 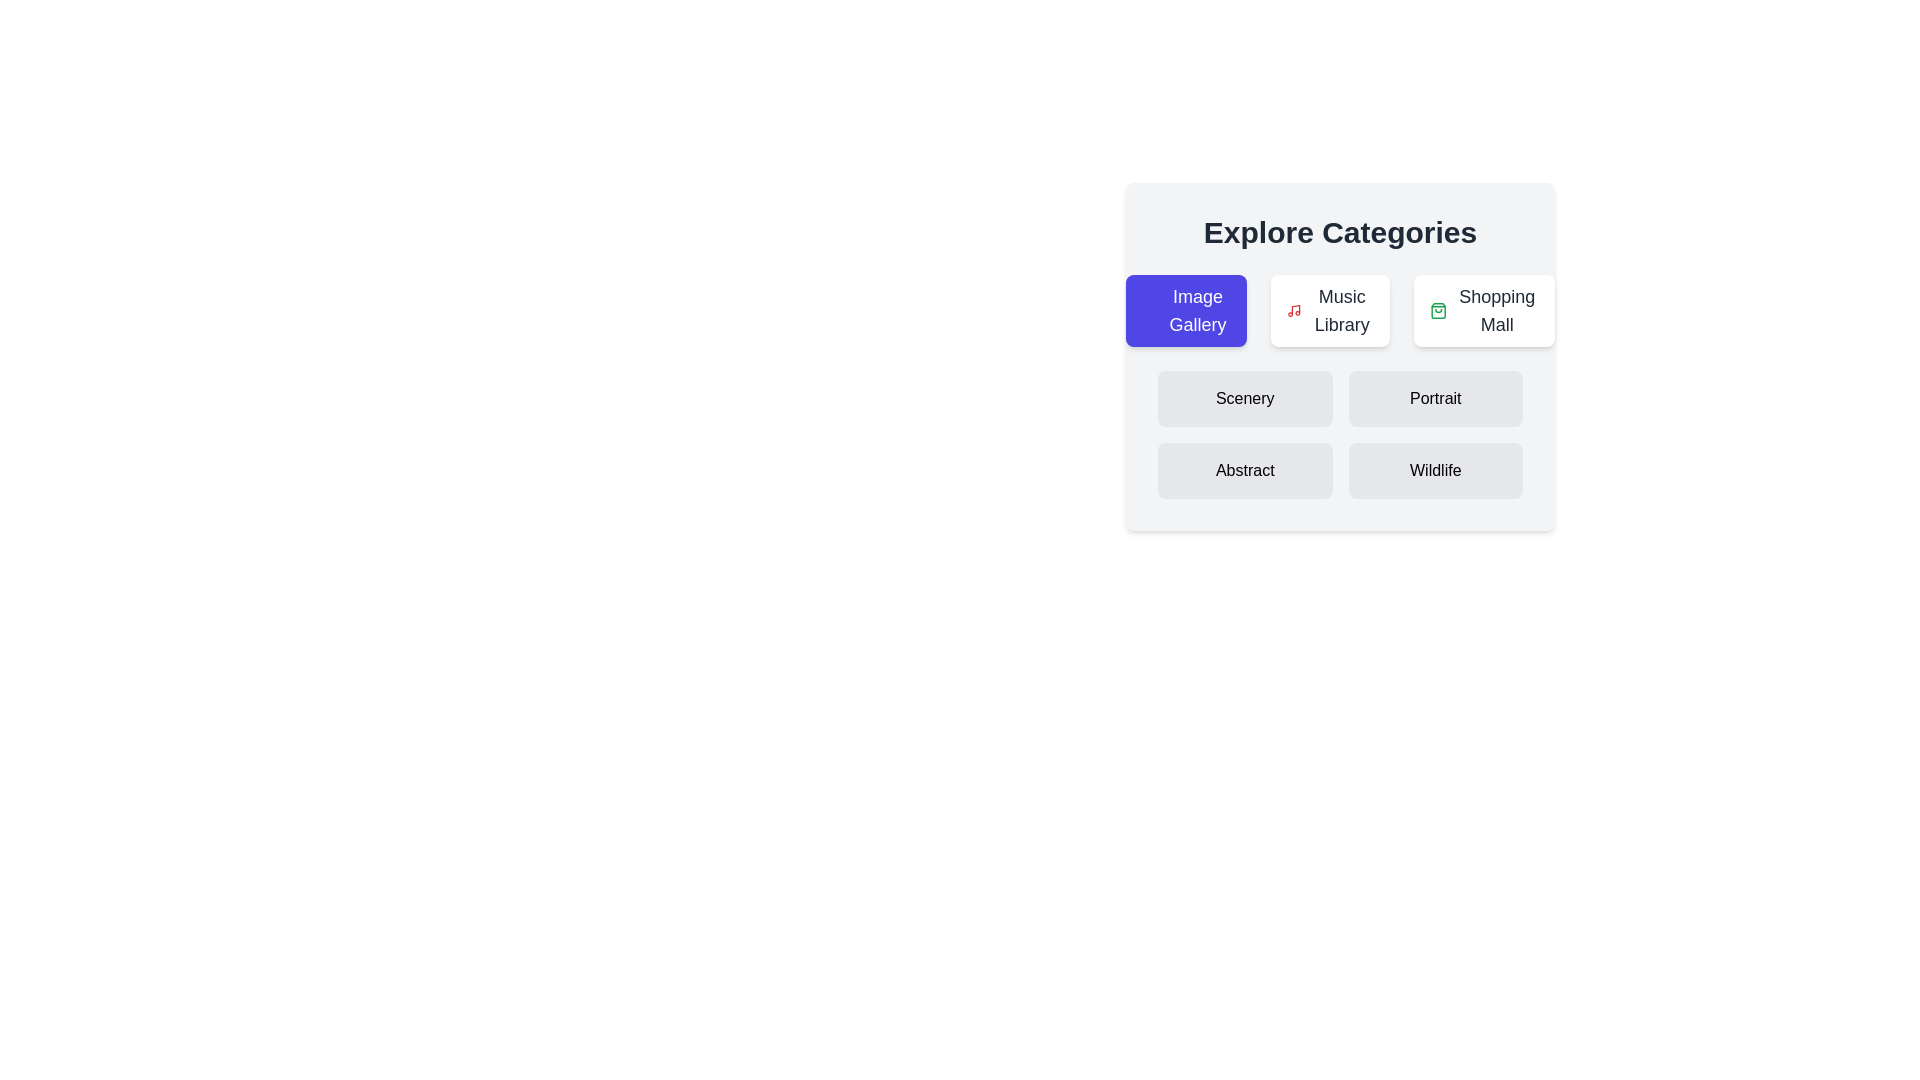 What do you see at coordinates (1244, 470) in the screenshot?
I see `the selectable button in the 'Explore Categories' section, located in the lower row of a two-by-two grid layout, first column, directly below the 'Scenery' button` at bounding box center [1244, 470].